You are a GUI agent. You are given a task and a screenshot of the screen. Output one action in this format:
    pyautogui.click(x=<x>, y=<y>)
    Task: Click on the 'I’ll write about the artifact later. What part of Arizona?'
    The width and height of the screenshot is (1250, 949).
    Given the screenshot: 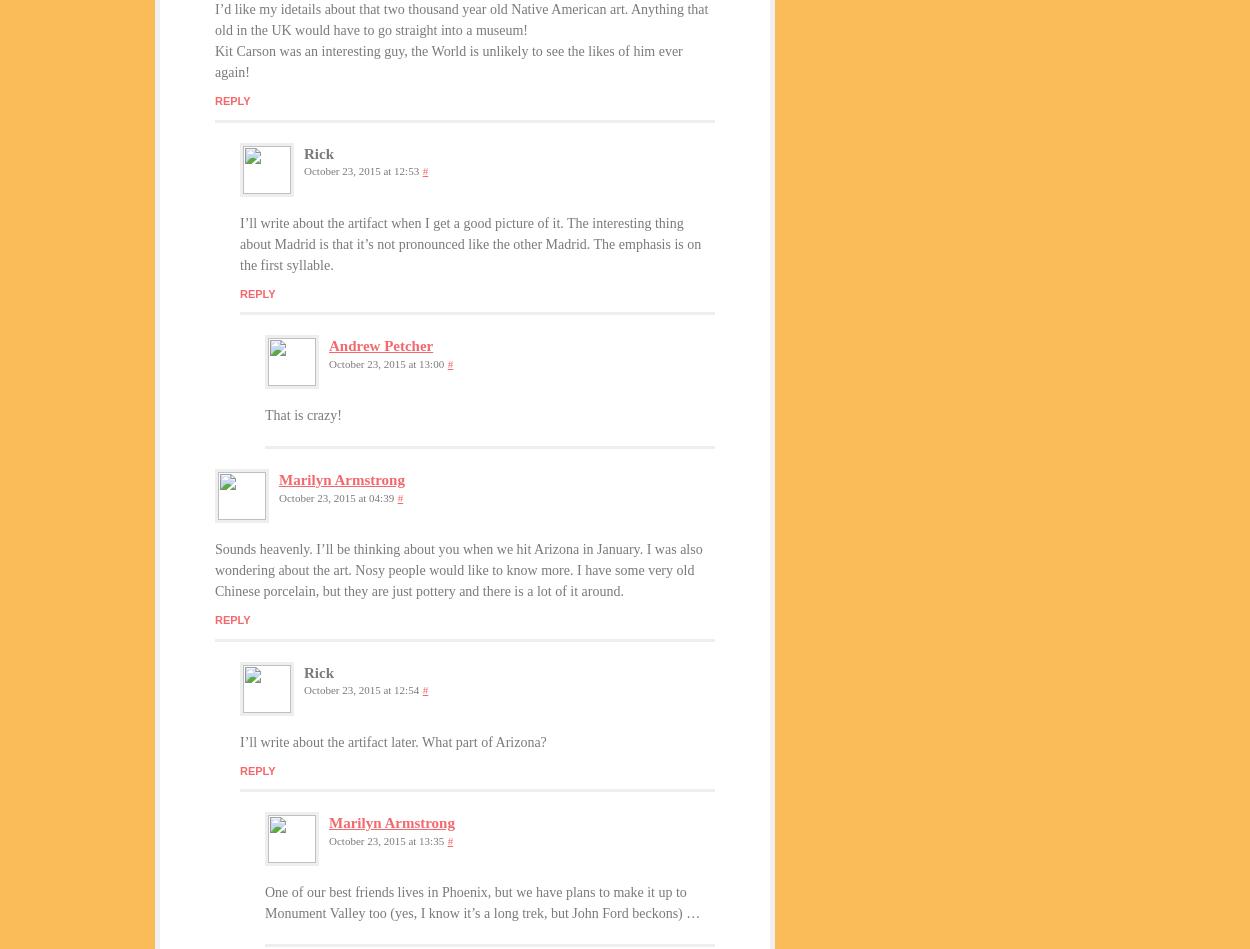 What is the action you would take?
    pyautogui.click(x=393, y=741)
    